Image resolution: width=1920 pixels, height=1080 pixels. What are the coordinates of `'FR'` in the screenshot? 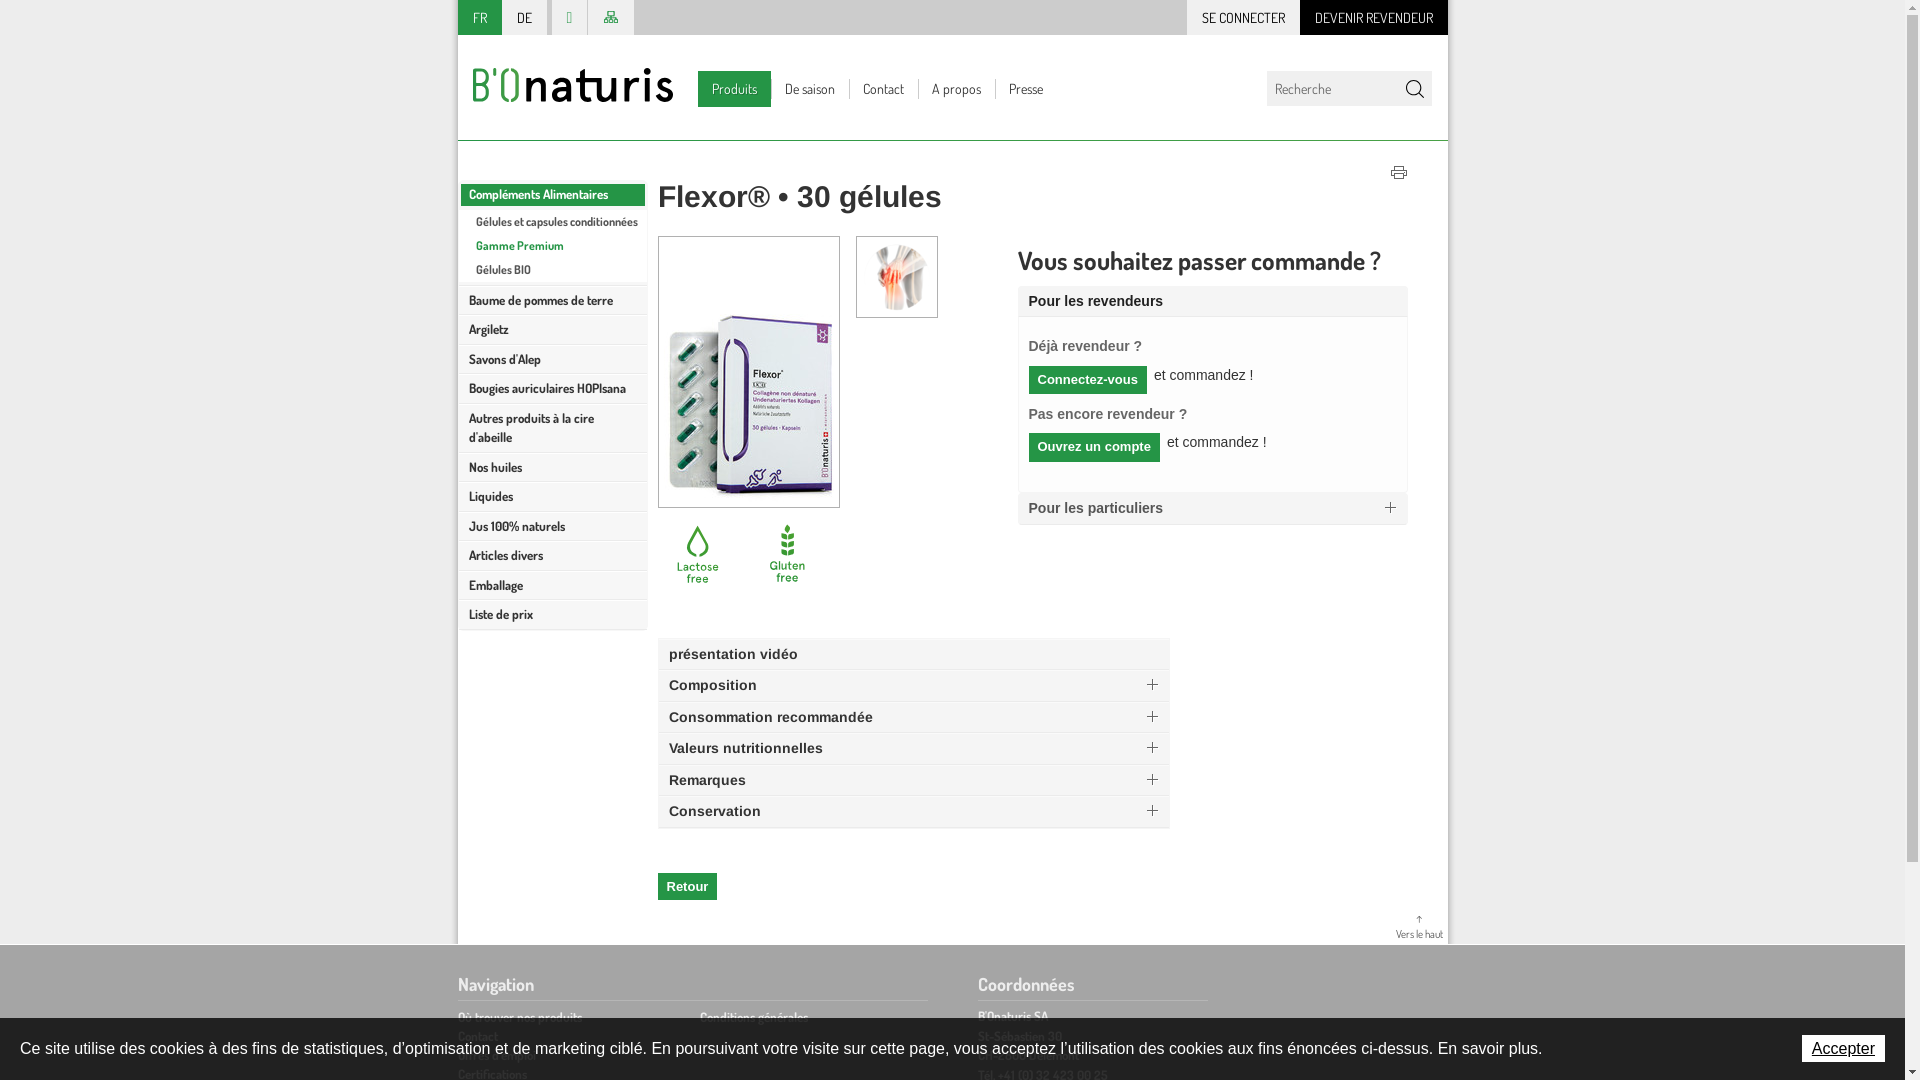 It's located at (480, 17).